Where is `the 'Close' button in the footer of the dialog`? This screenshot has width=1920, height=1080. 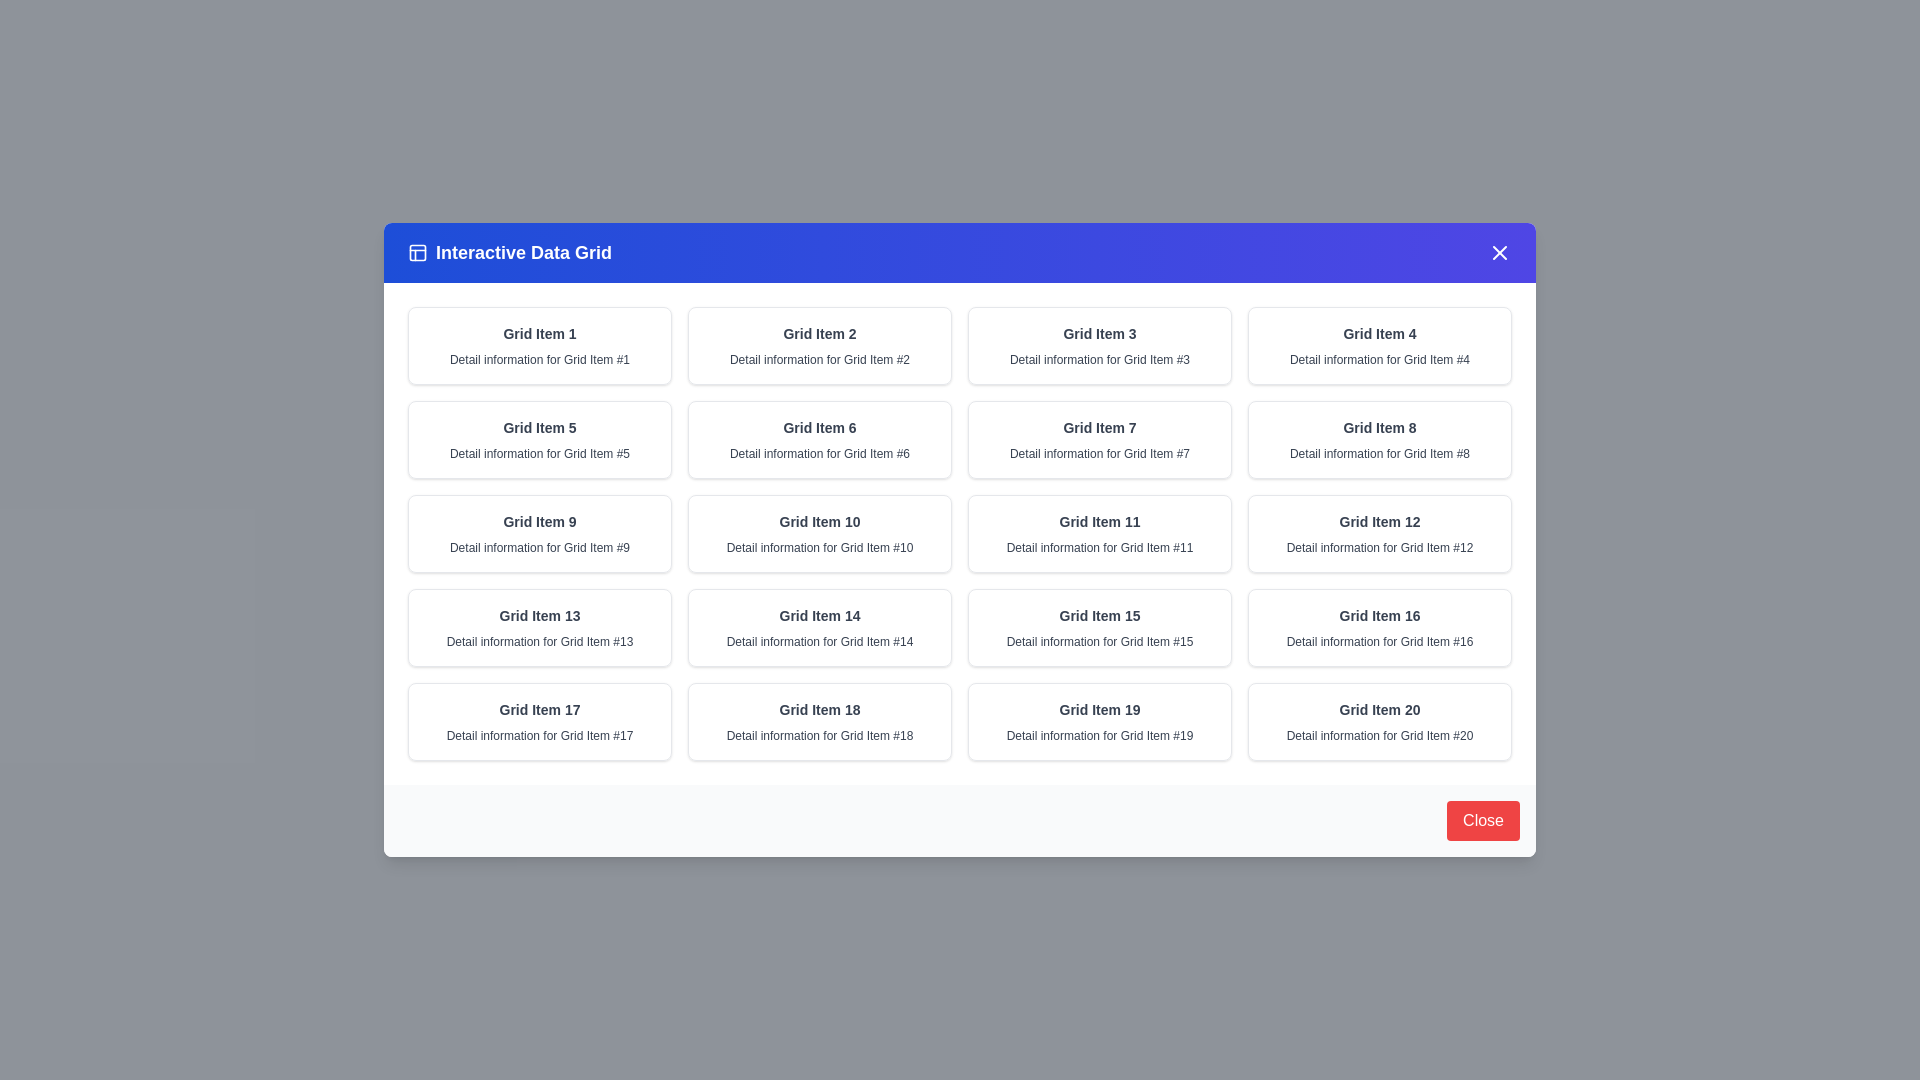
the 'Close' button in the footer of the dialog is located at coordinates (1483, 821).